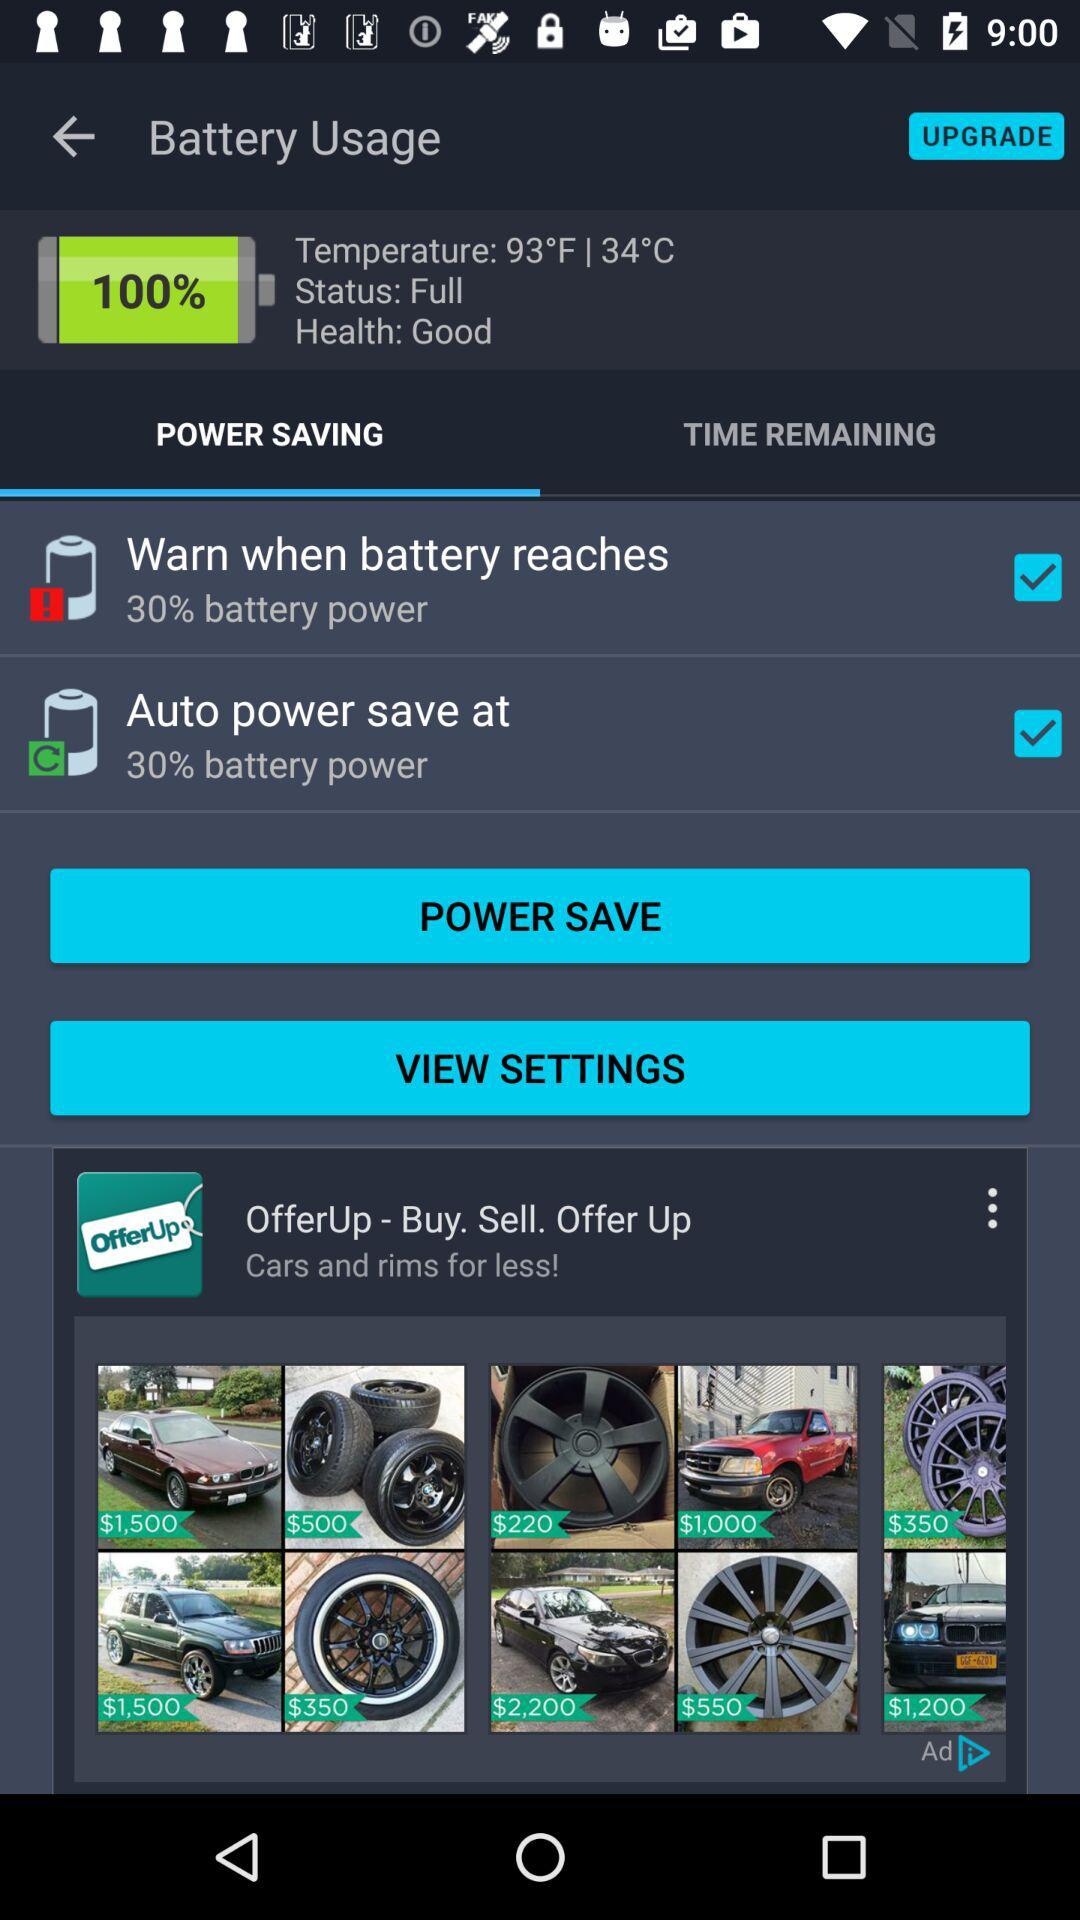 The height and width of the screenshot is (1920, 1080). Describe the element at coordinates (975, 1749) in the screenshot. I see `switch autoplay option` at that location.